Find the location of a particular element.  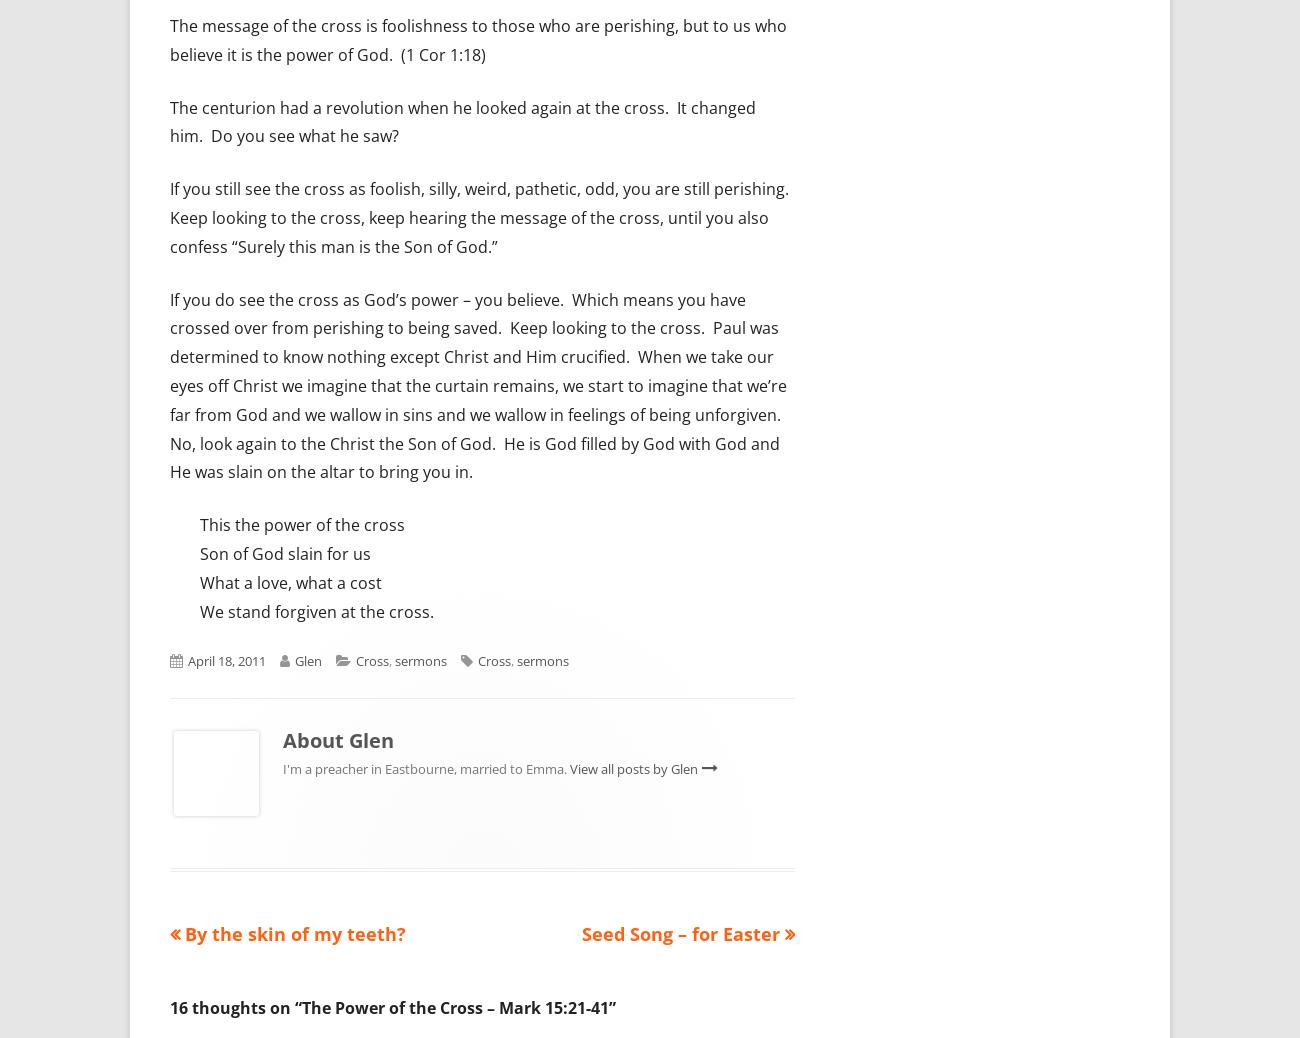

'View all posts by Glen' is located at coordinates (635, 767).